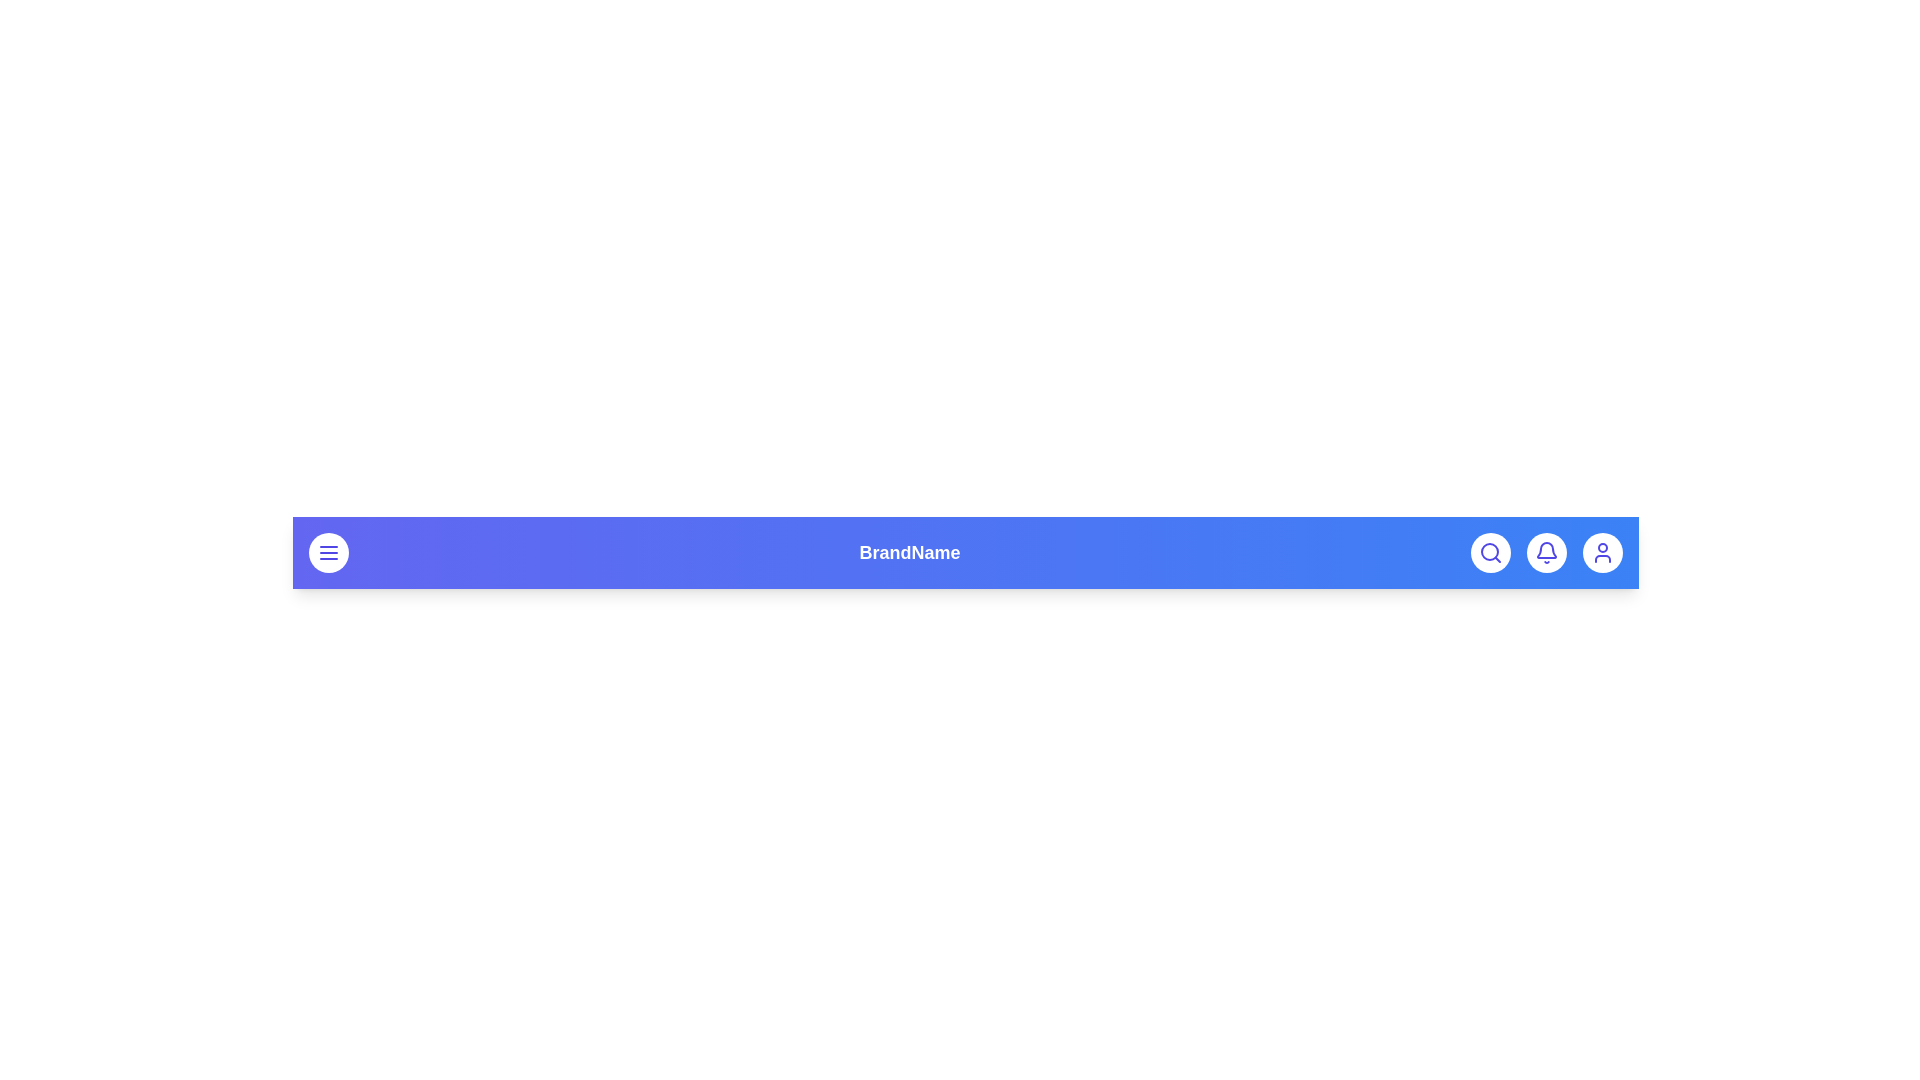 The height and width of the screenshot is (1080, 1920). I want to click on the search button to toggle the search input, so click(1491, 552).